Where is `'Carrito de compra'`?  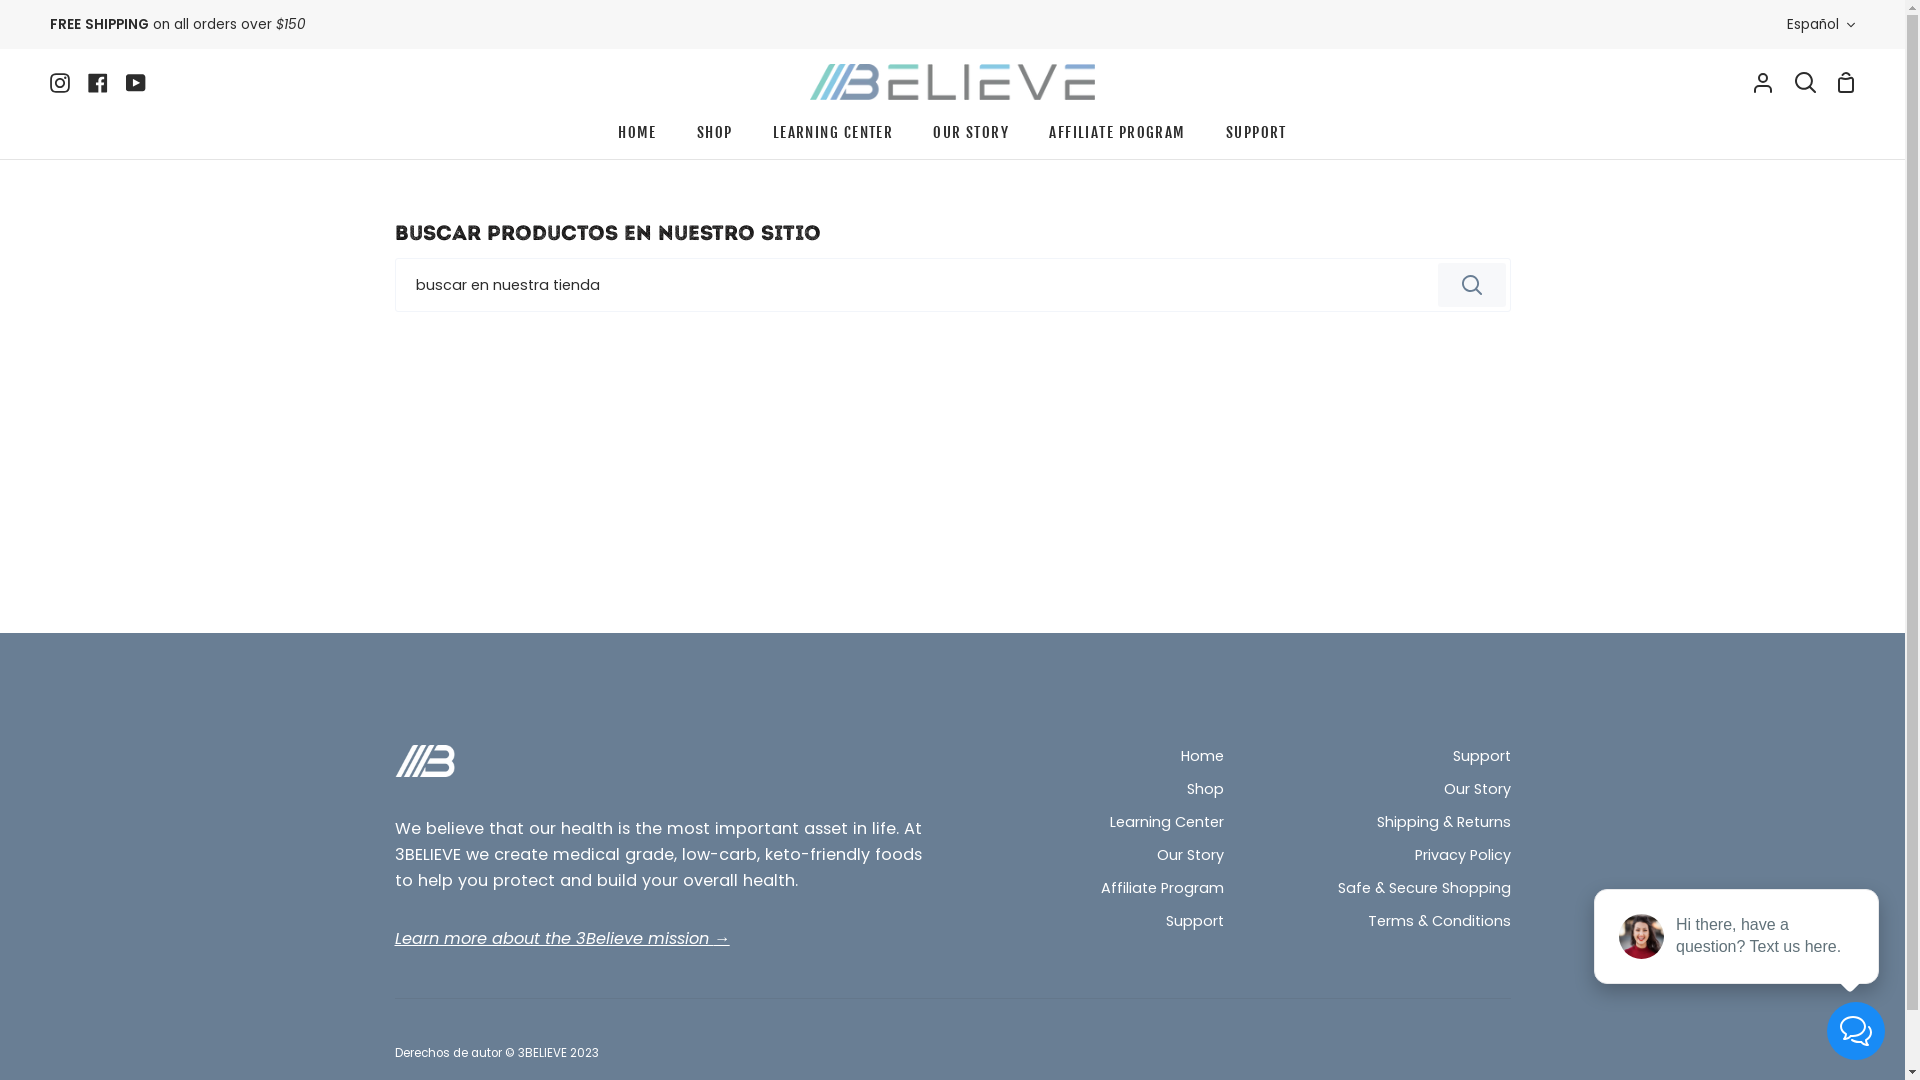
'Carrito de compra' is located at coordinates (1845, 80).